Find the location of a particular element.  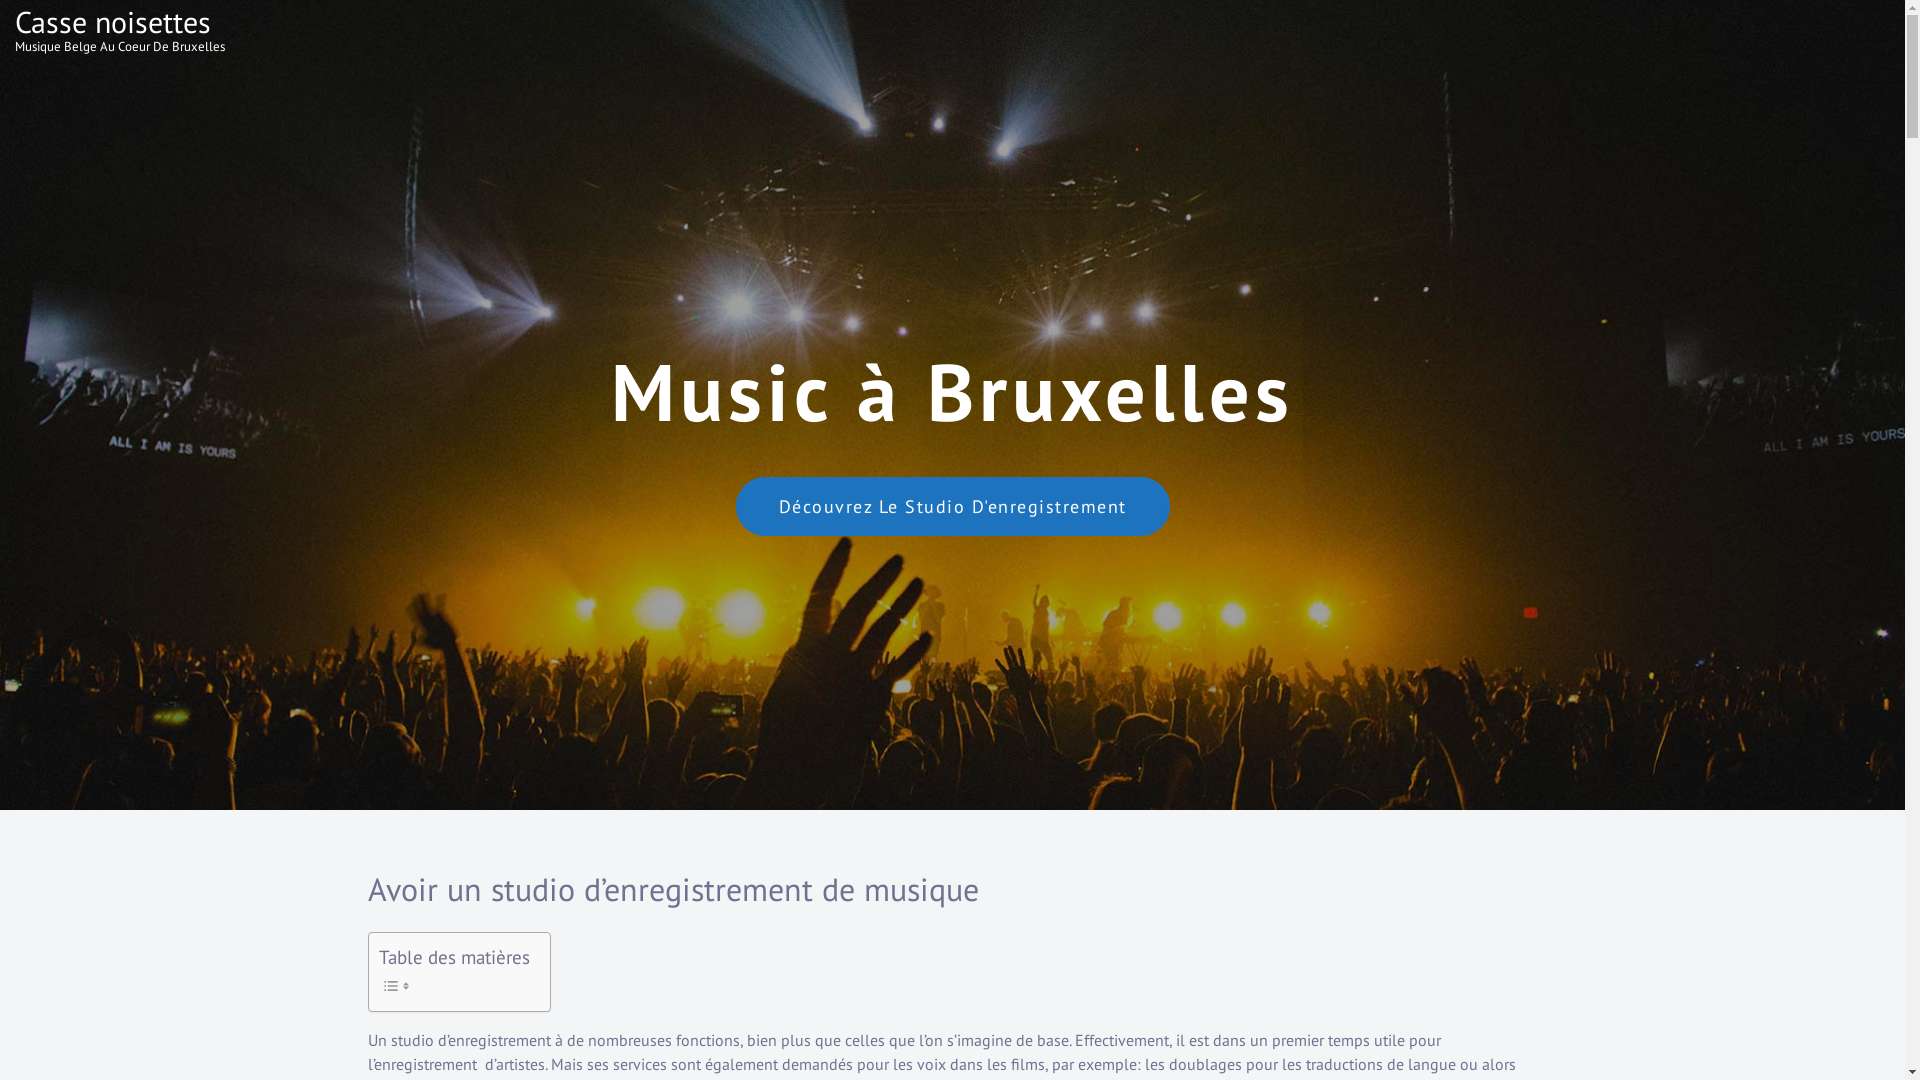

'Casse noisettes' is located at coordinates (112, 21).